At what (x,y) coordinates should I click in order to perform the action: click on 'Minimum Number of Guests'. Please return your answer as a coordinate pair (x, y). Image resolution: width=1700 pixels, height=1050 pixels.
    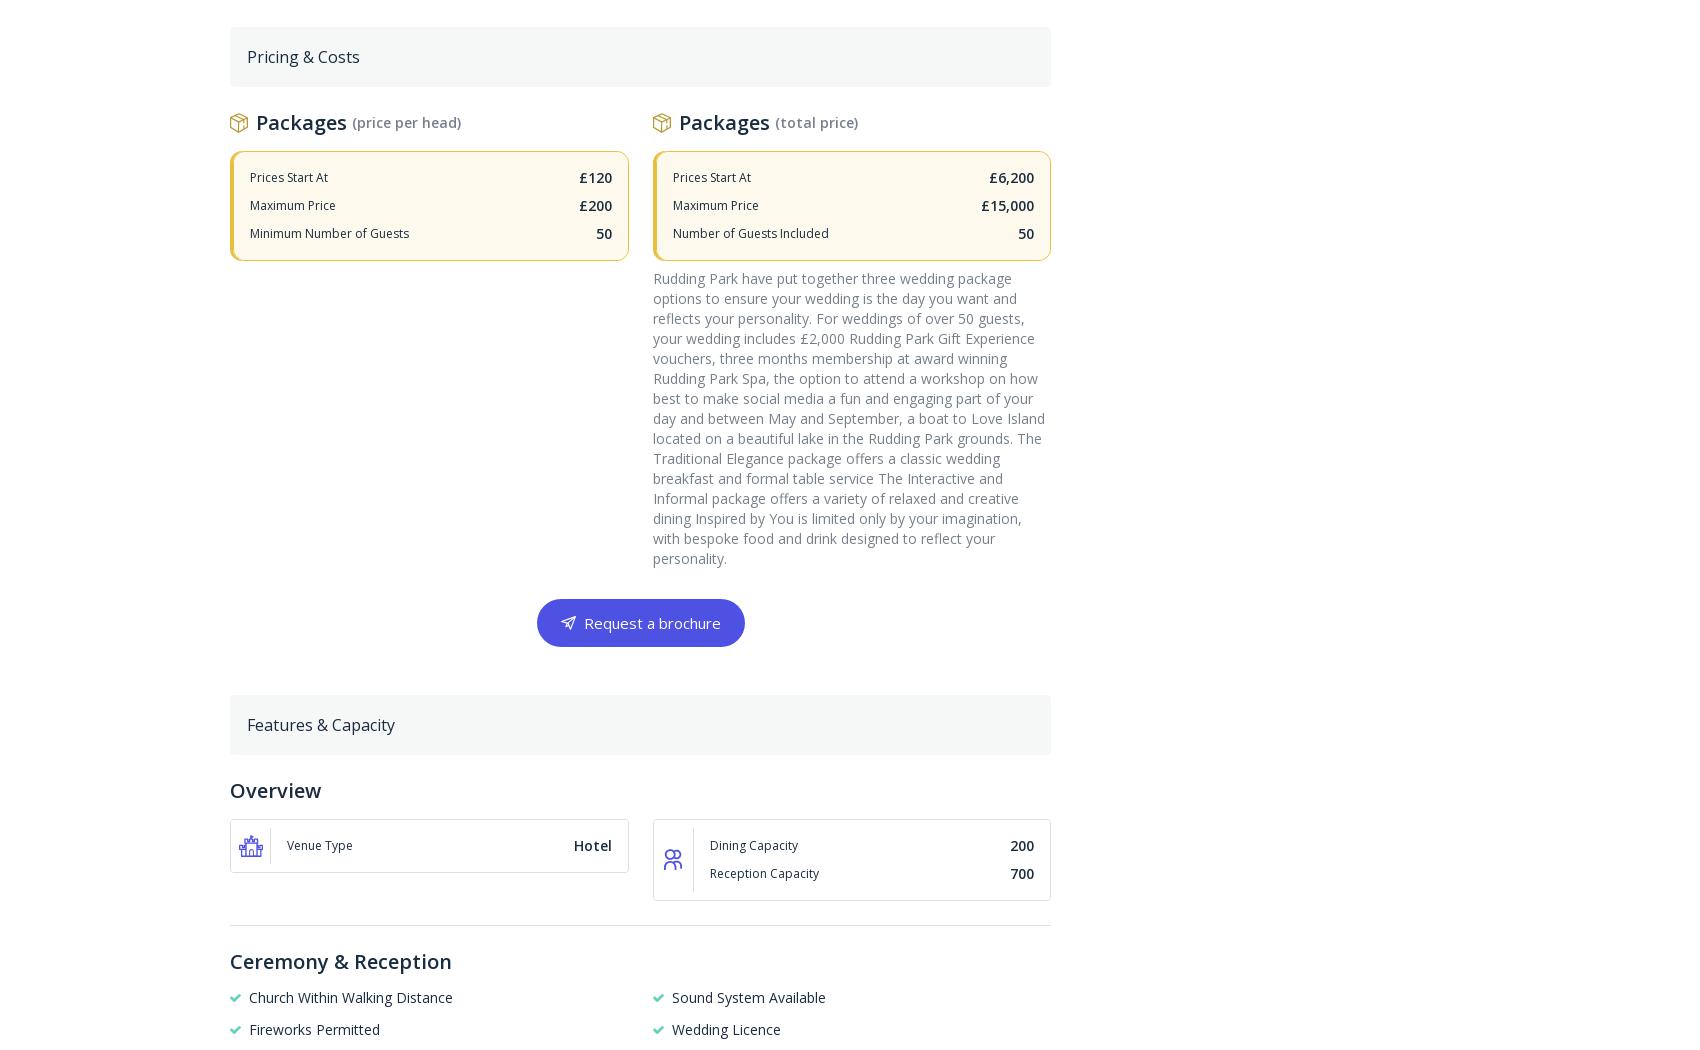
    Looking at the image, I should click on (250, 232).